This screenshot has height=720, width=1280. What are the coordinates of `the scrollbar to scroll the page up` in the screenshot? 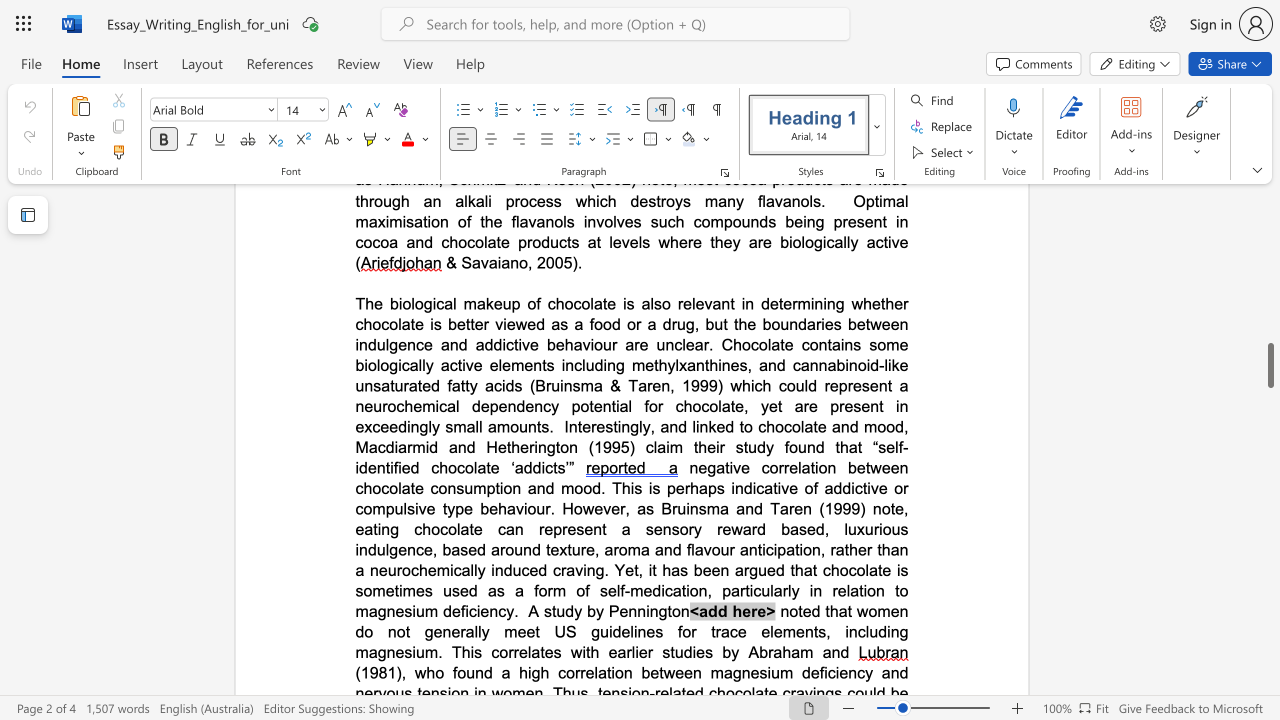 It's located at (1269, 248).